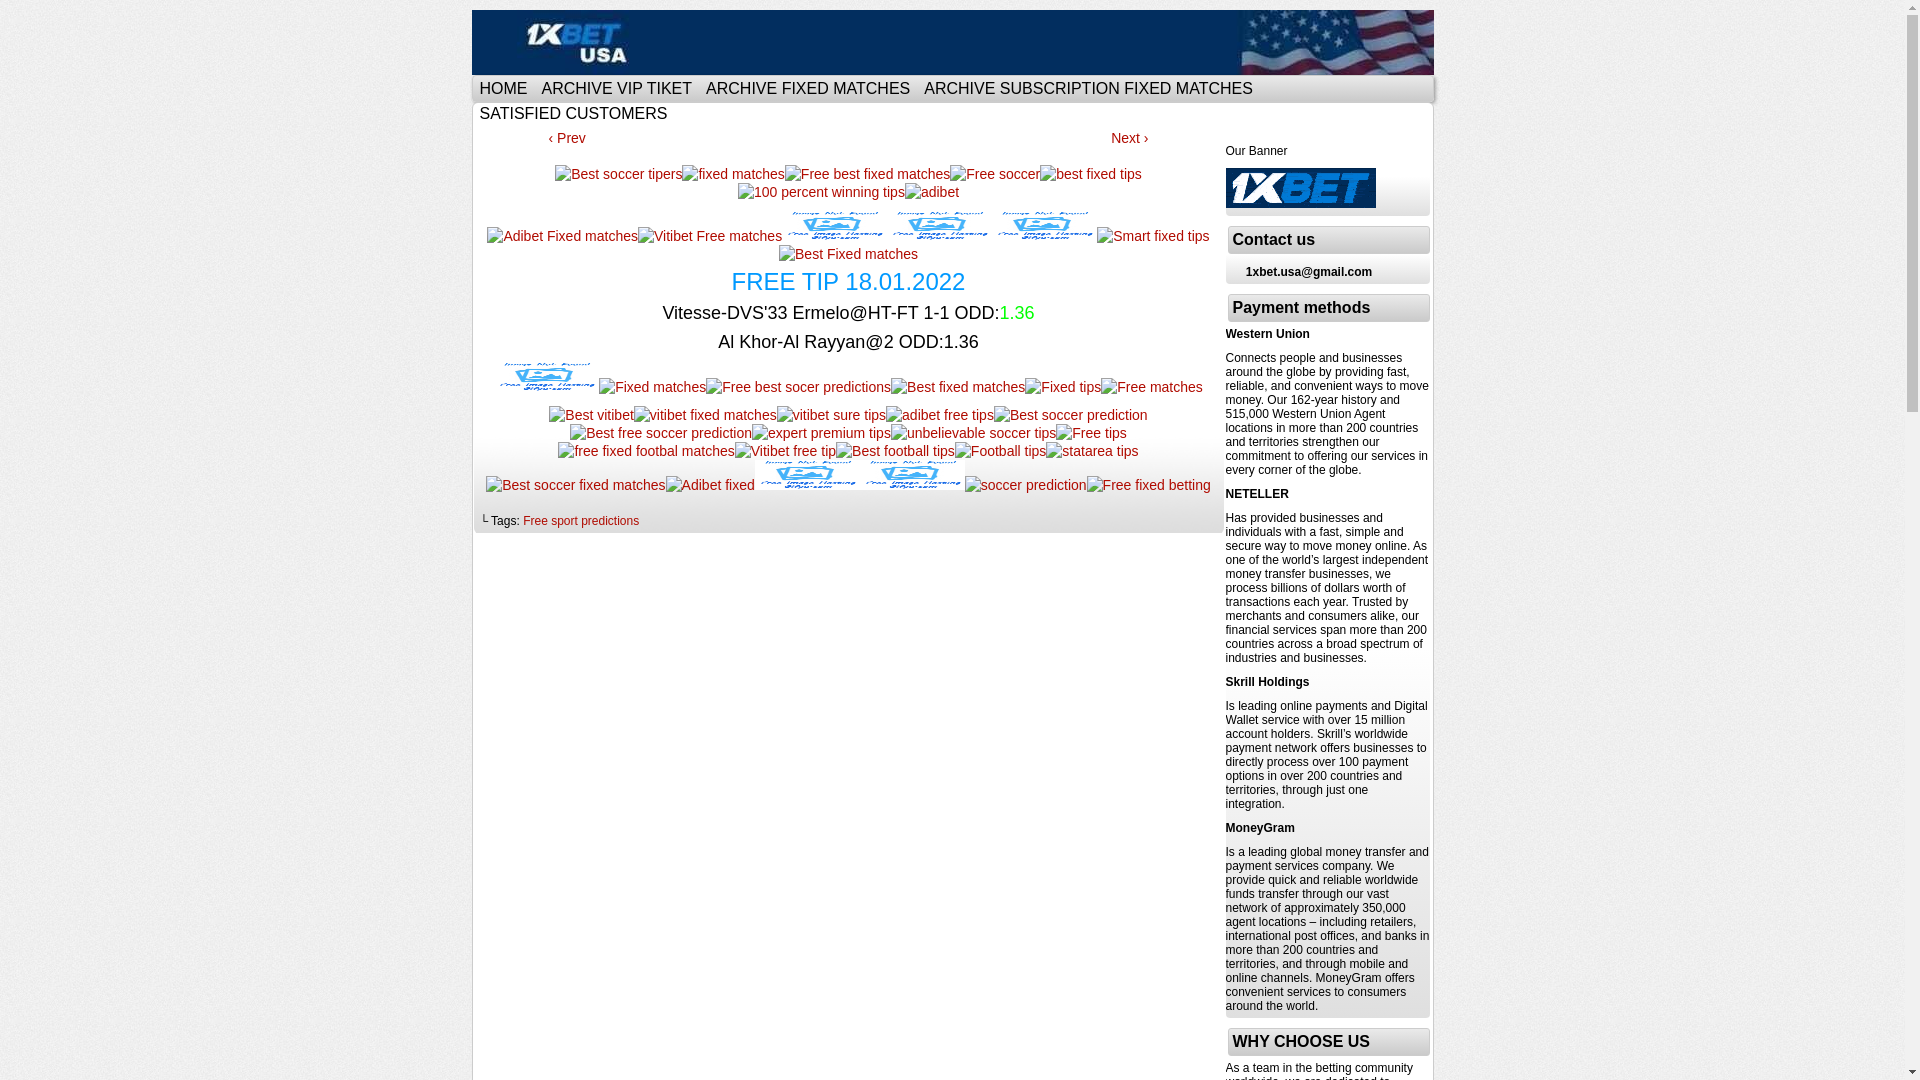 The image size is (1920, 1080). What do you see at coordinates (486, 234) in the screenshot?
I see `'Adibet Fixed matches'` at bounding box center [486, 234].